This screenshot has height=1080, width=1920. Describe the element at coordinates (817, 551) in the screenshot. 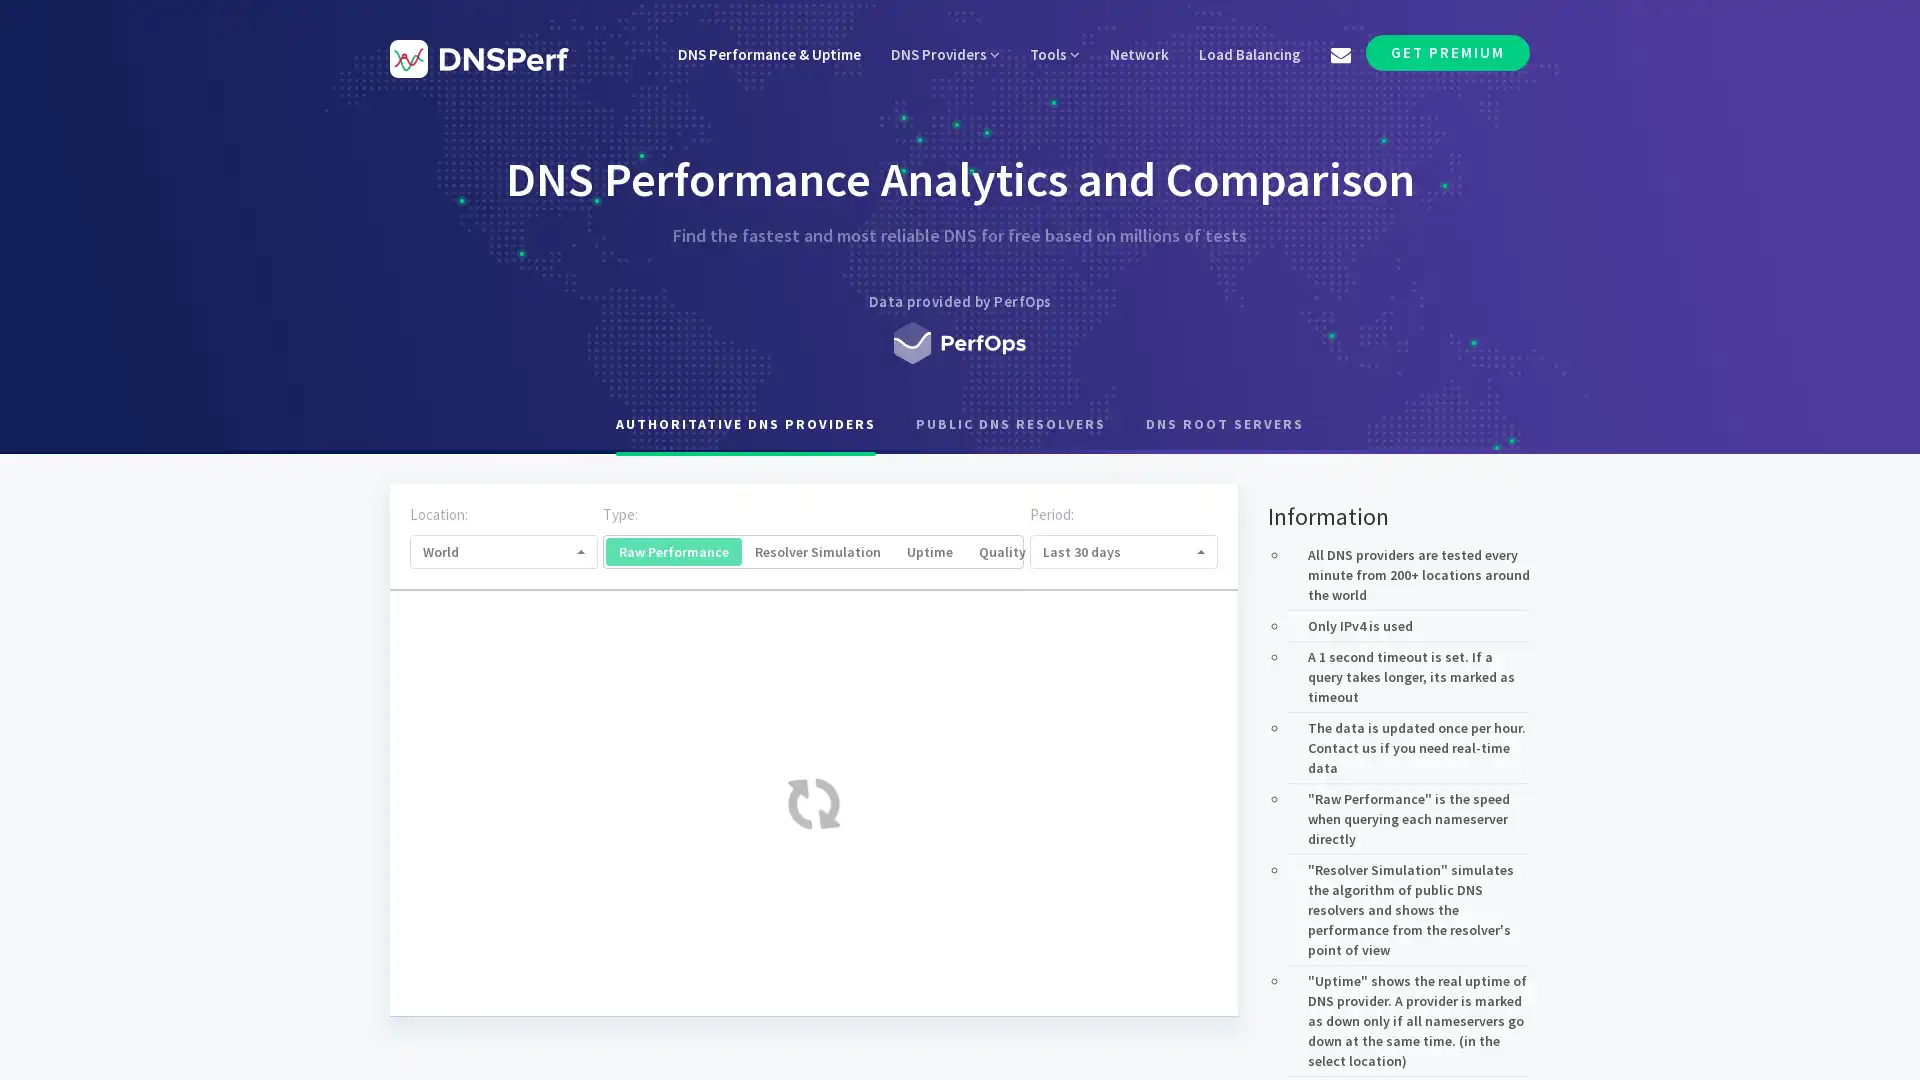

I see `Resolver Simulation` at that location.